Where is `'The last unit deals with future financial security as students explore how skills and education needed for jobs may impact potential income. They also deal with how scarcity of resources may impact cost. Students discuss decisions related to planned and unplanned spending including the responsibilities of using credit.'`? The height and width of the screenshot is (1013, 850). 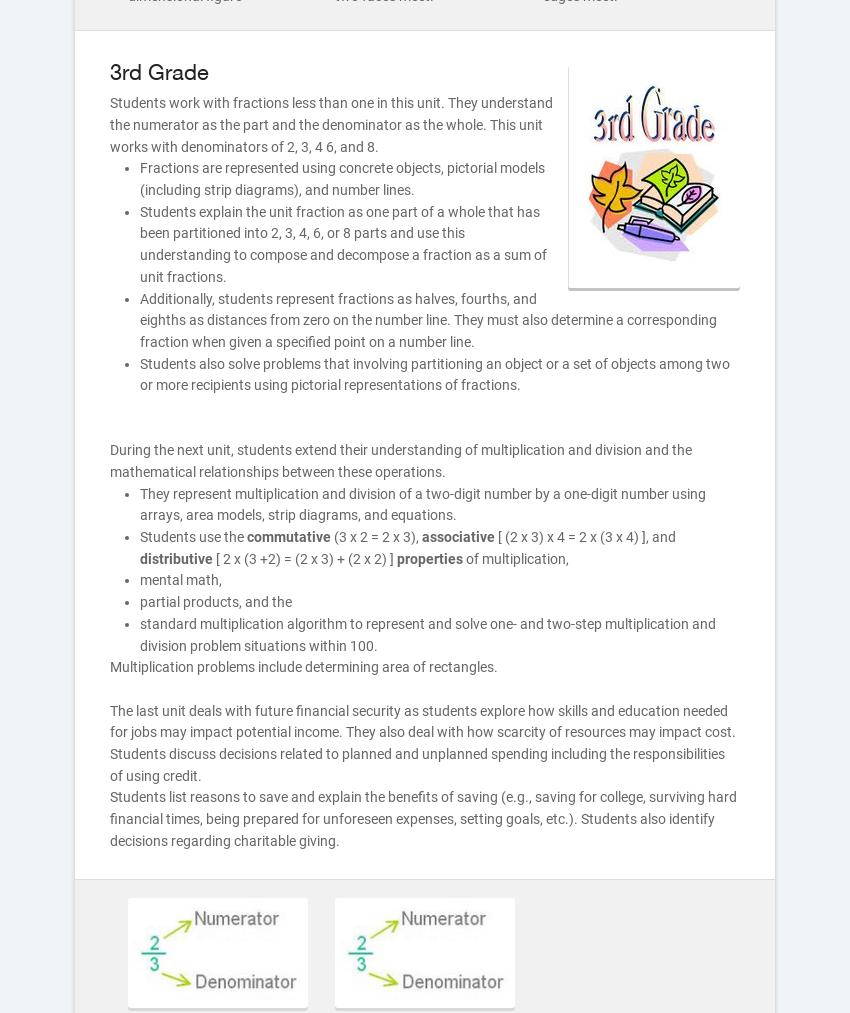
'The last unit deals with future financial security as students explore how skills and education needed for jobs may impact potential income. They also deal with how scarcity of resources may impact cost. Students discuss decisions related to planned and unplanned spending including the responsibilities of using credit.' is located at coordinates (422, 742).